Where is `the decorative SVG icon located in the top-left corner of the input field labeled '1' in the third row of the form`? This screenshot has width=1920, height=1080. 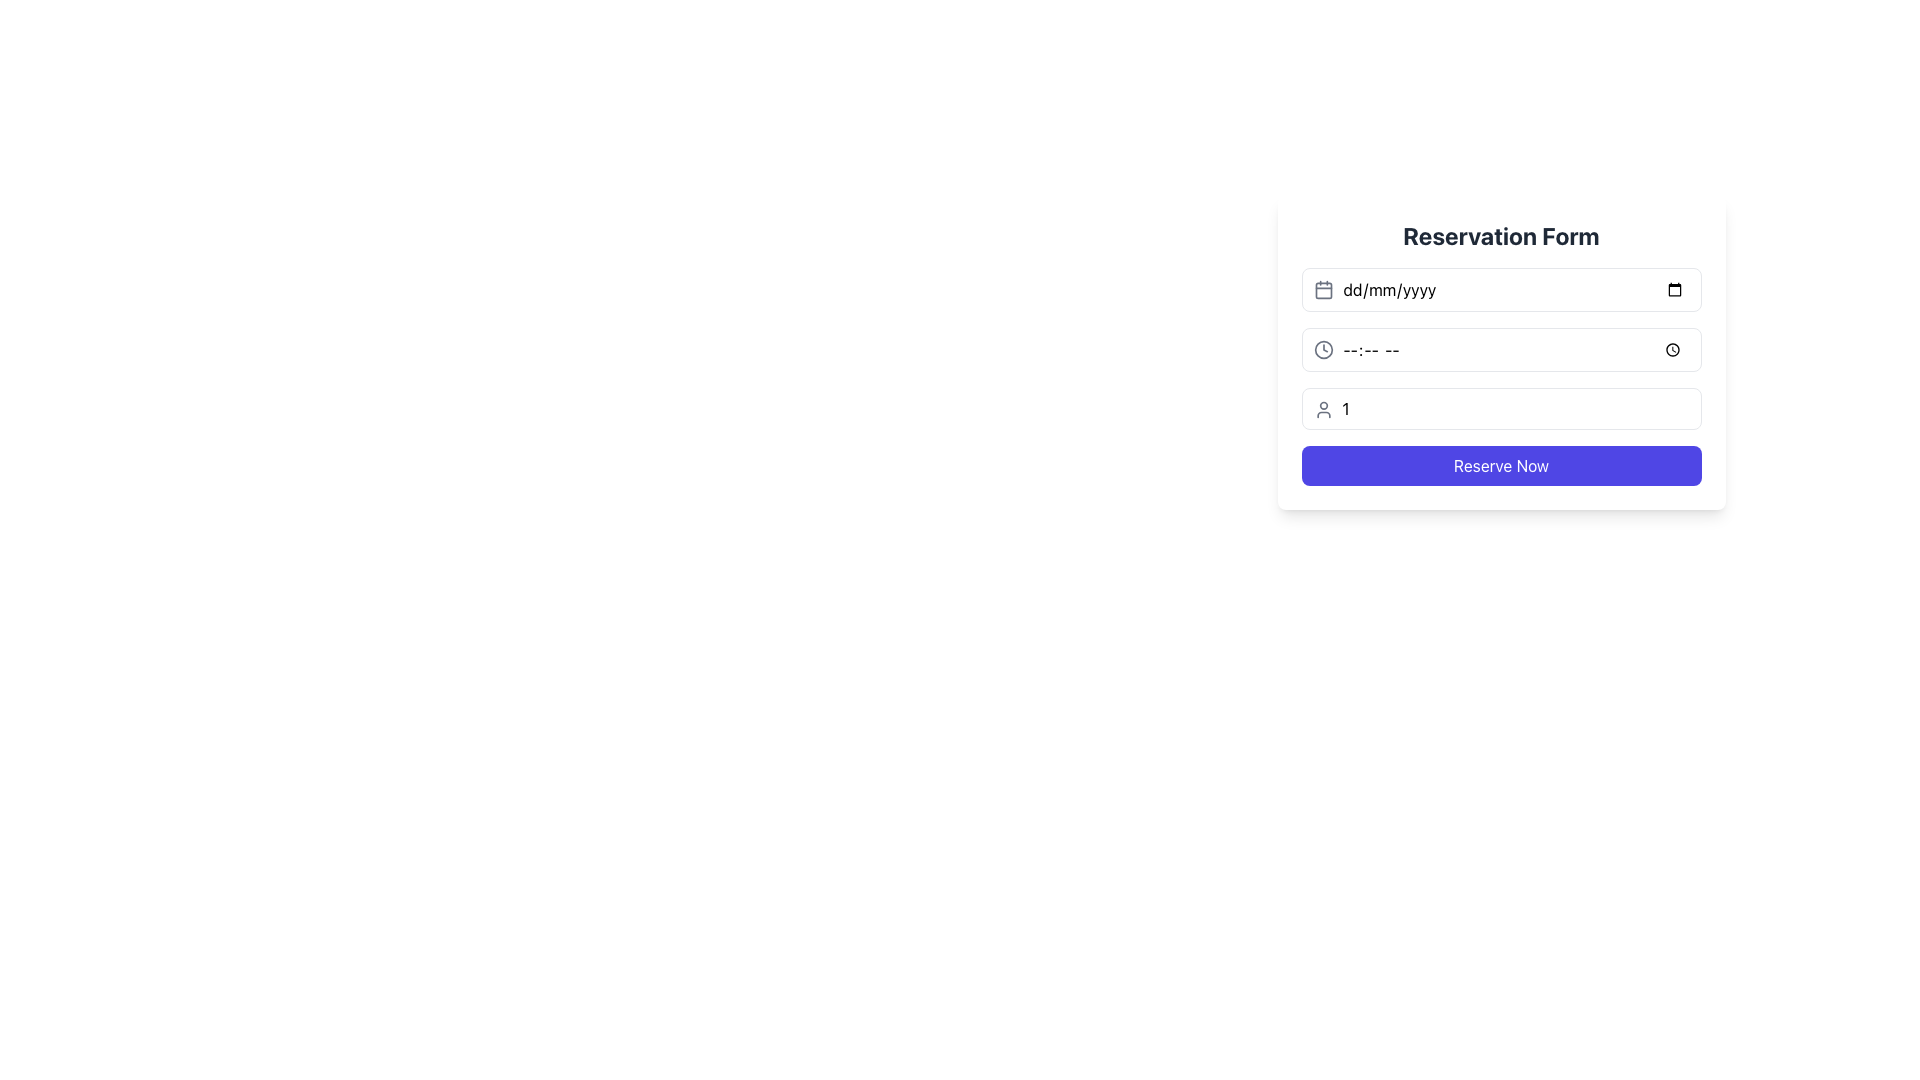
the decorative SVG icon located in the top-left corner of the input field labeled '1' in the third row of the form is located at coordinates (1323, 408).